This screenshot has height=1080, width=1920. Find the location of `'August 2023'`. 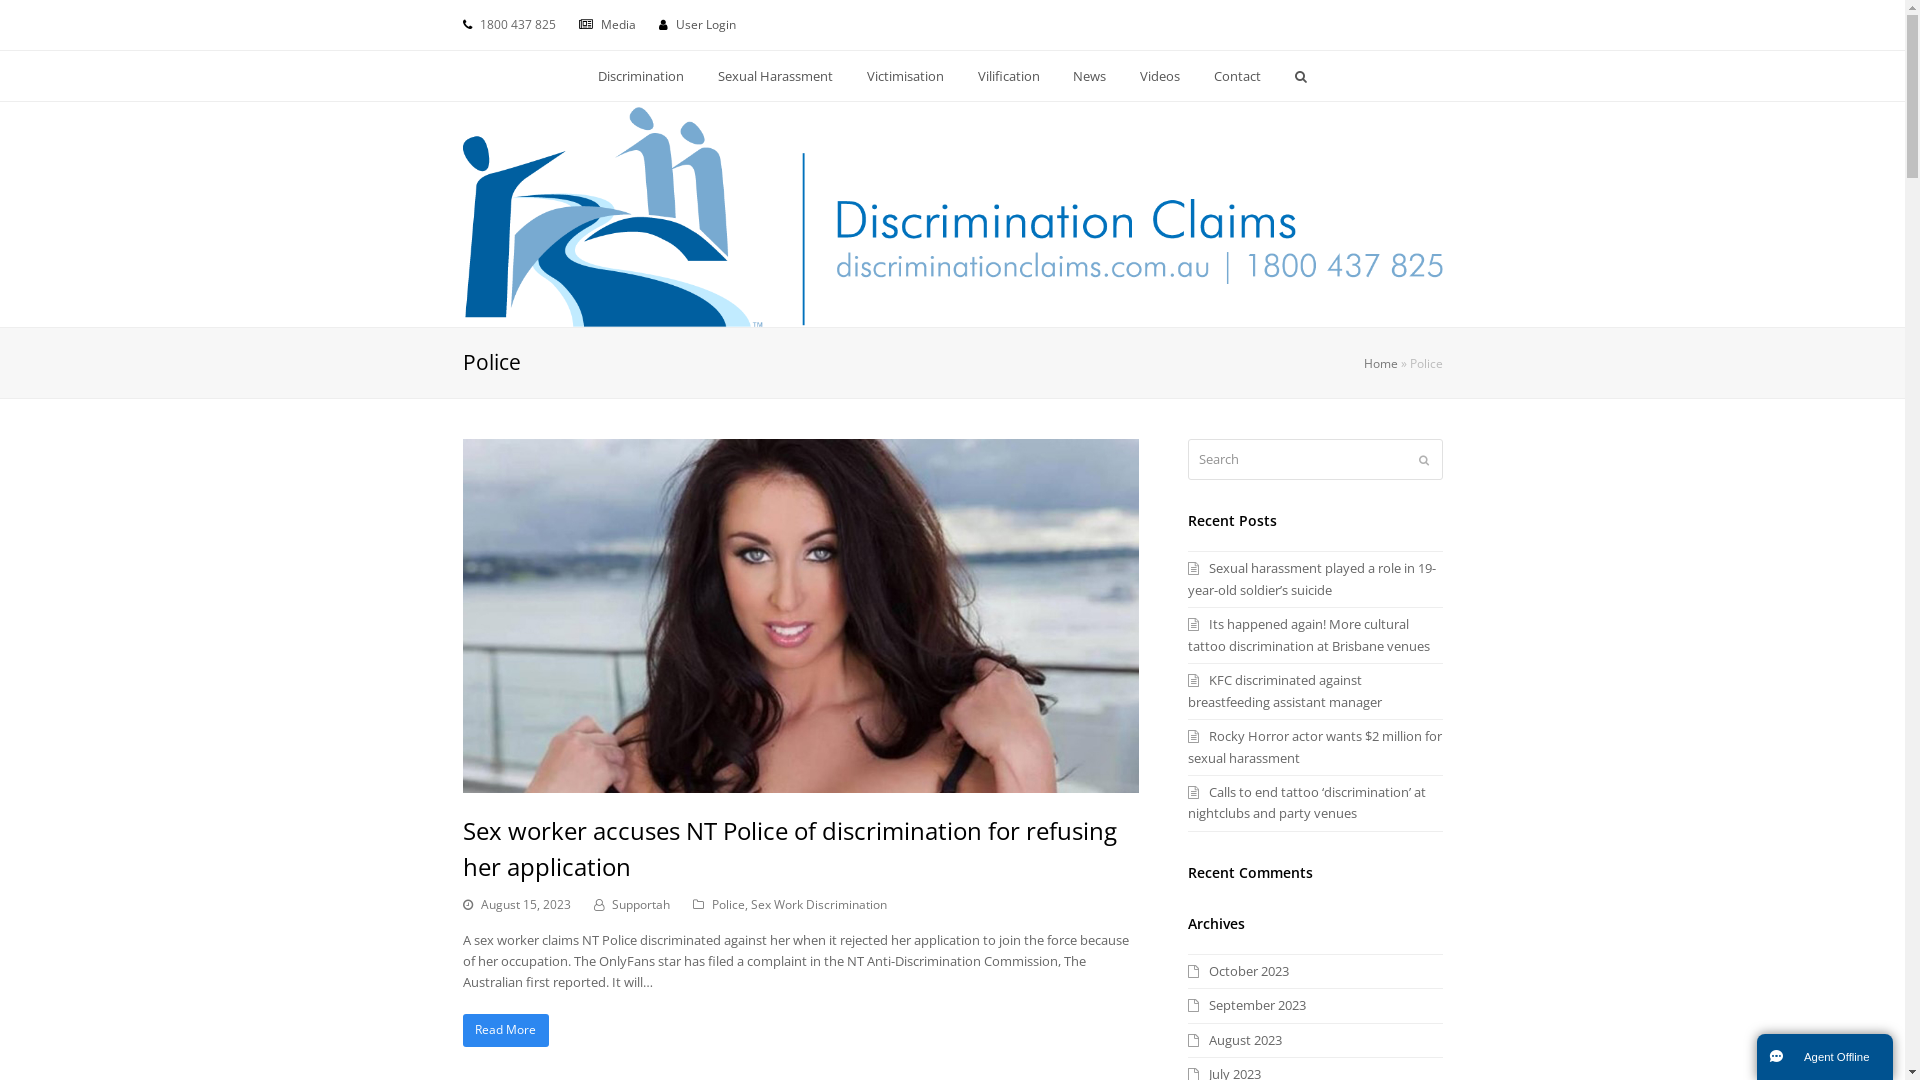

'August 2023' is located at coordinates (1233, 1039).